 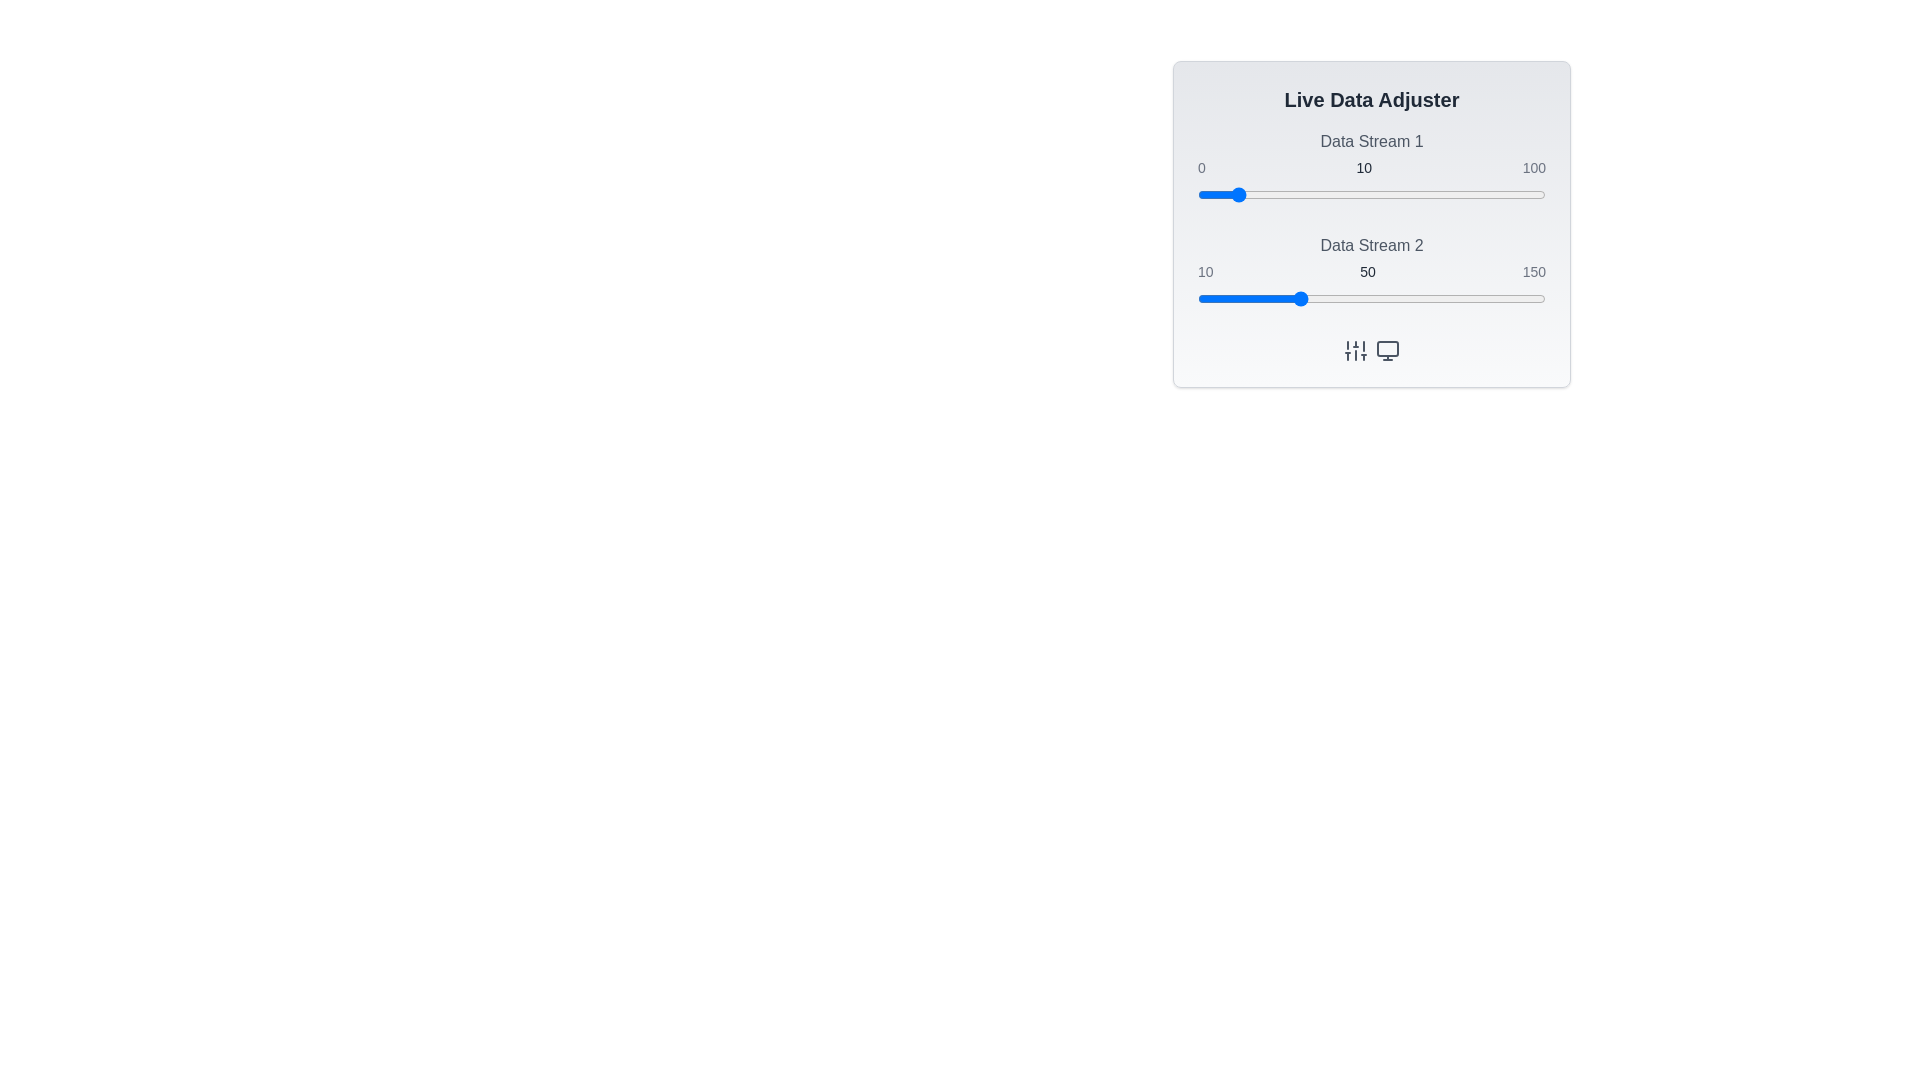 What do you see at coordinates (1347, 195) in the screenshot?
I see `the slider` at bounding box center [1347, 195].